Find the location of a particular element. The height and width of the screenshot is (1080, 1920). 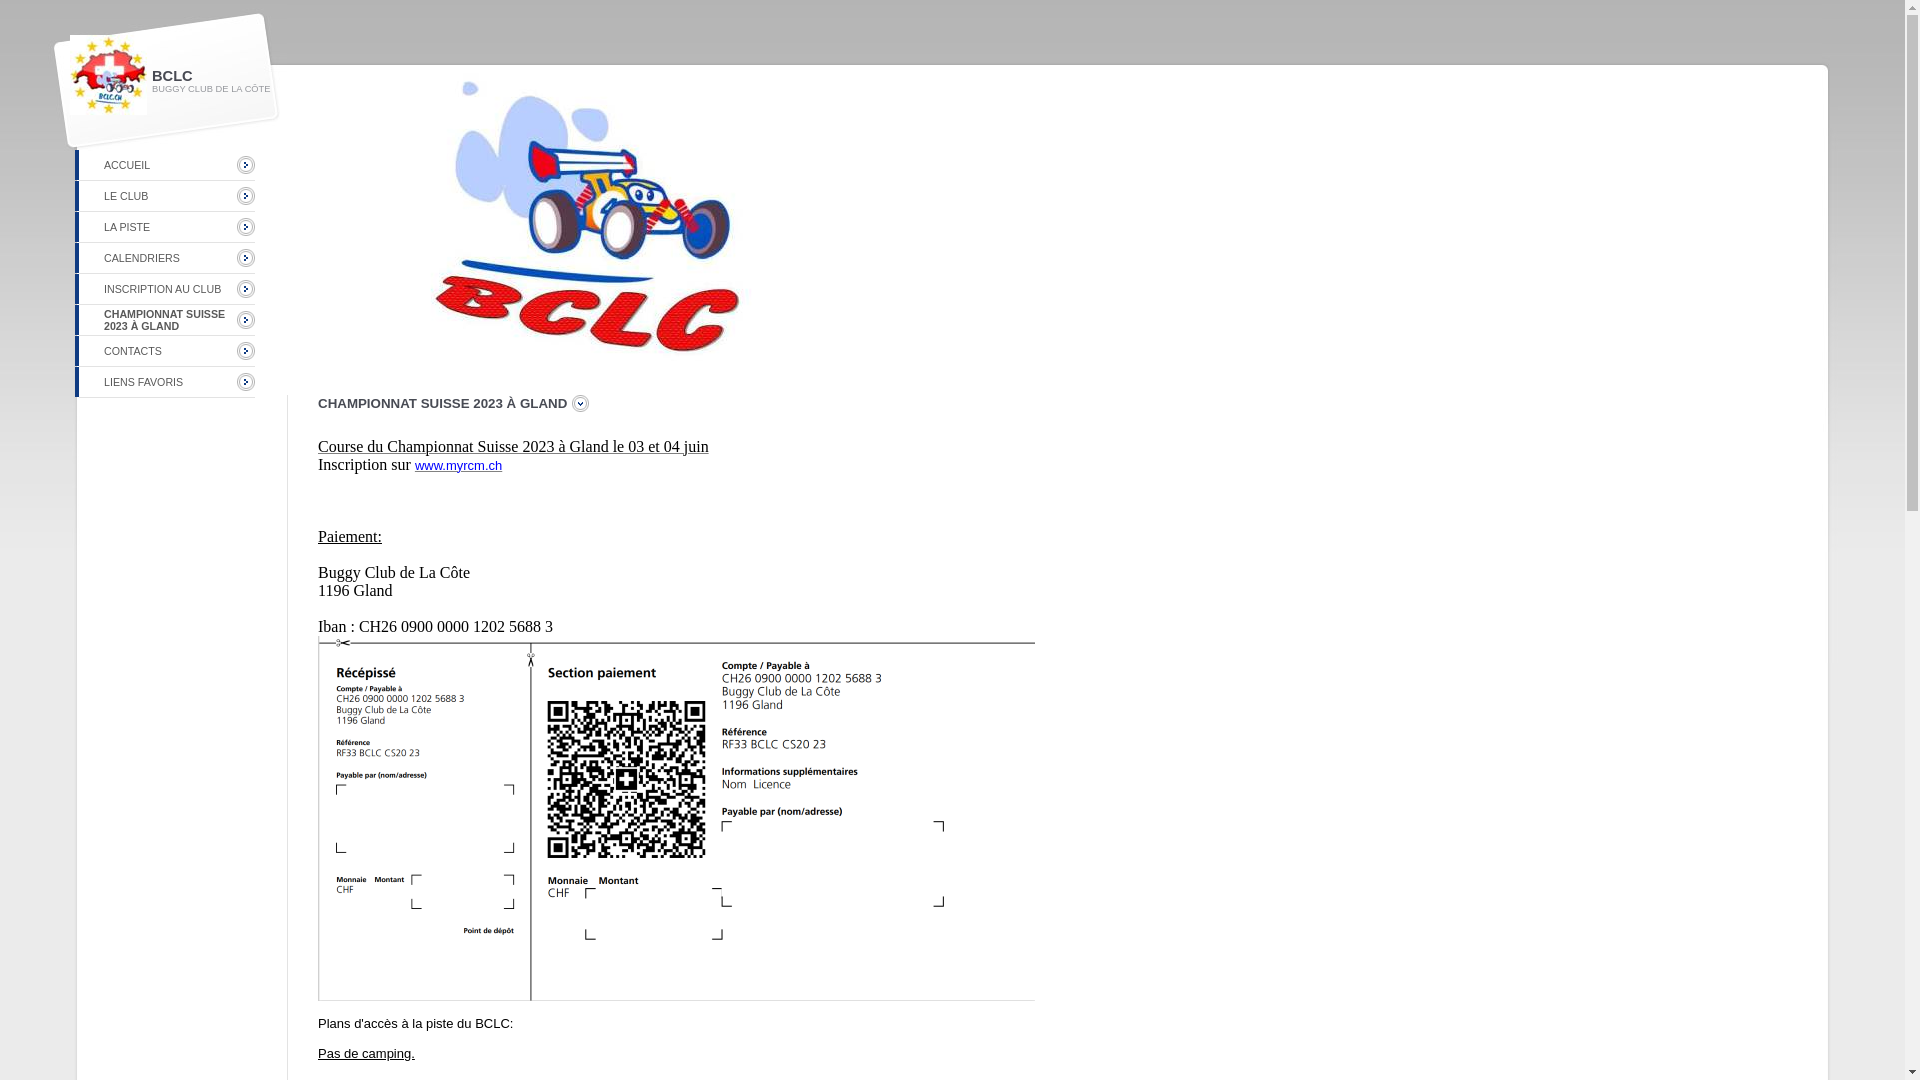

'LA PISTE' is located at coordinates (125, 226).